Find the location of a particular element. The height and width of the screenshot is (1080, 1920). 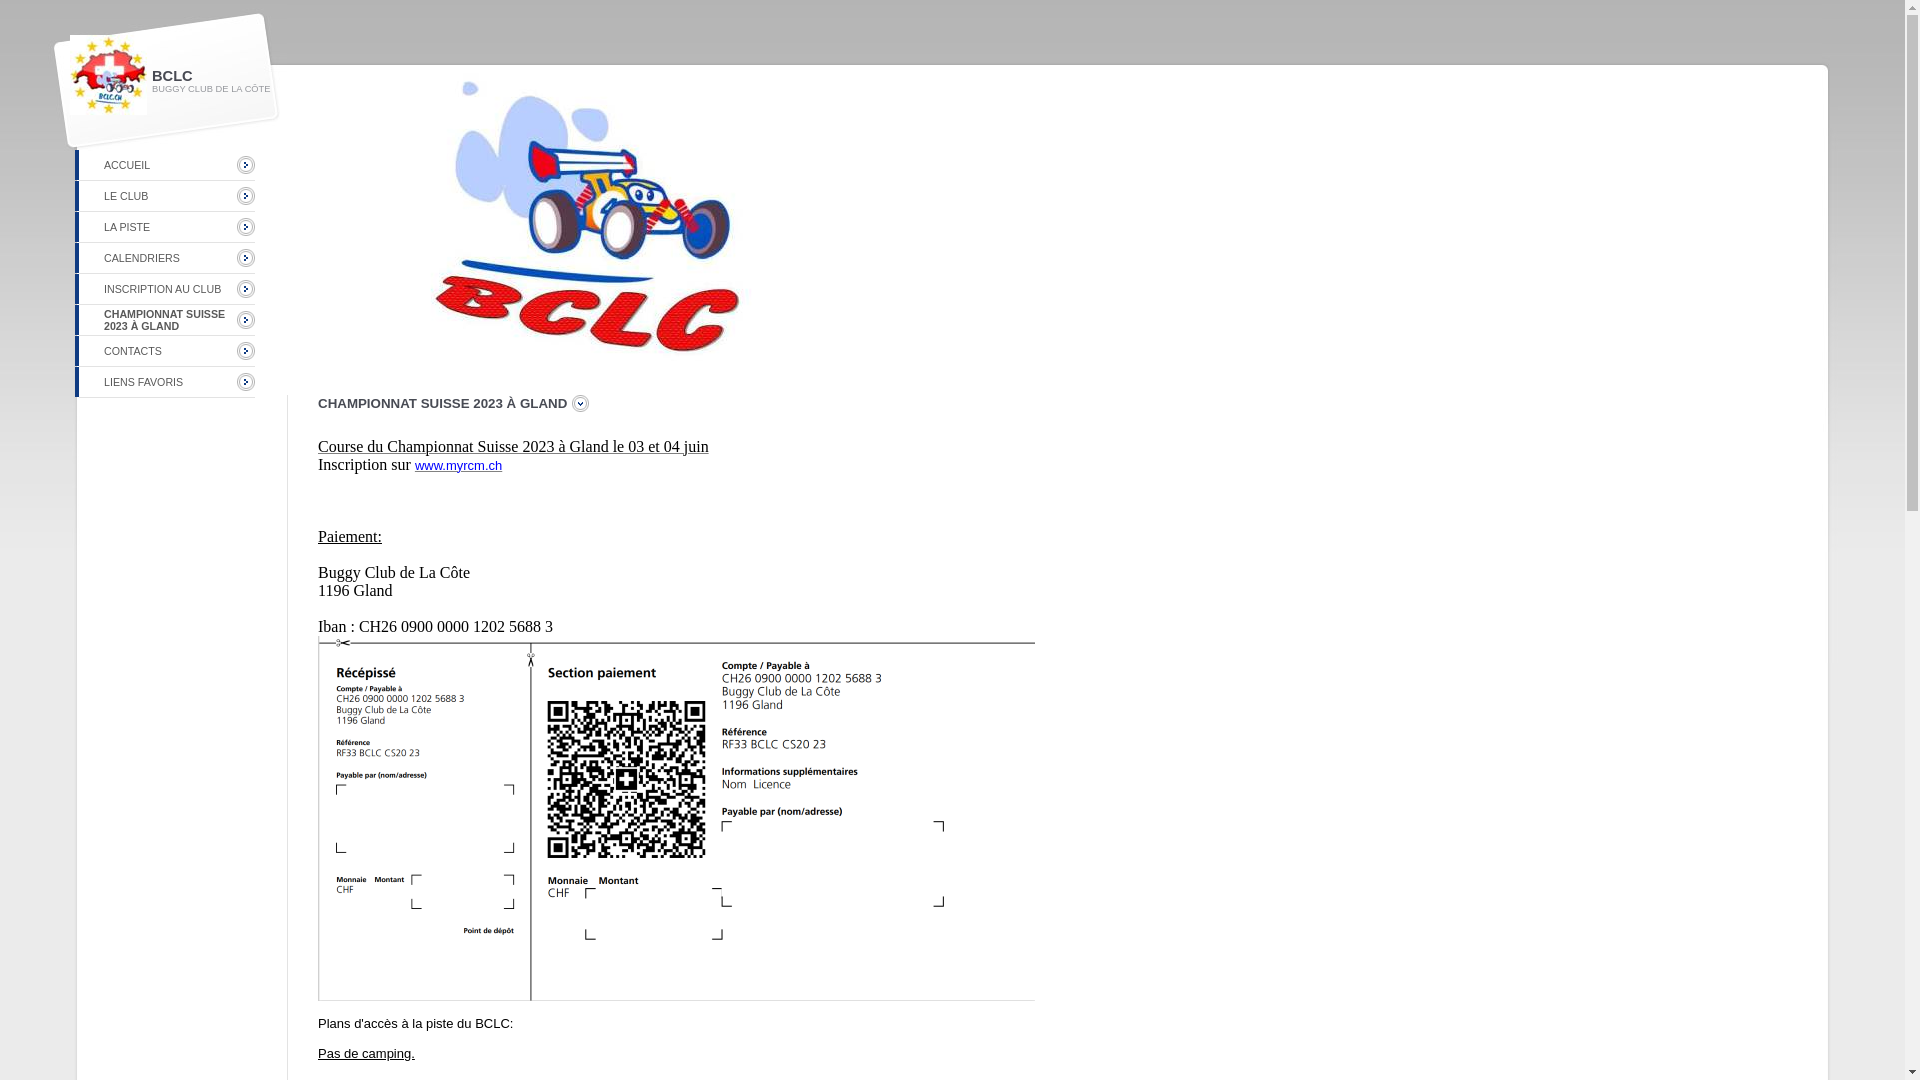

'LA PISTE' is located at coordinates (125, 226).